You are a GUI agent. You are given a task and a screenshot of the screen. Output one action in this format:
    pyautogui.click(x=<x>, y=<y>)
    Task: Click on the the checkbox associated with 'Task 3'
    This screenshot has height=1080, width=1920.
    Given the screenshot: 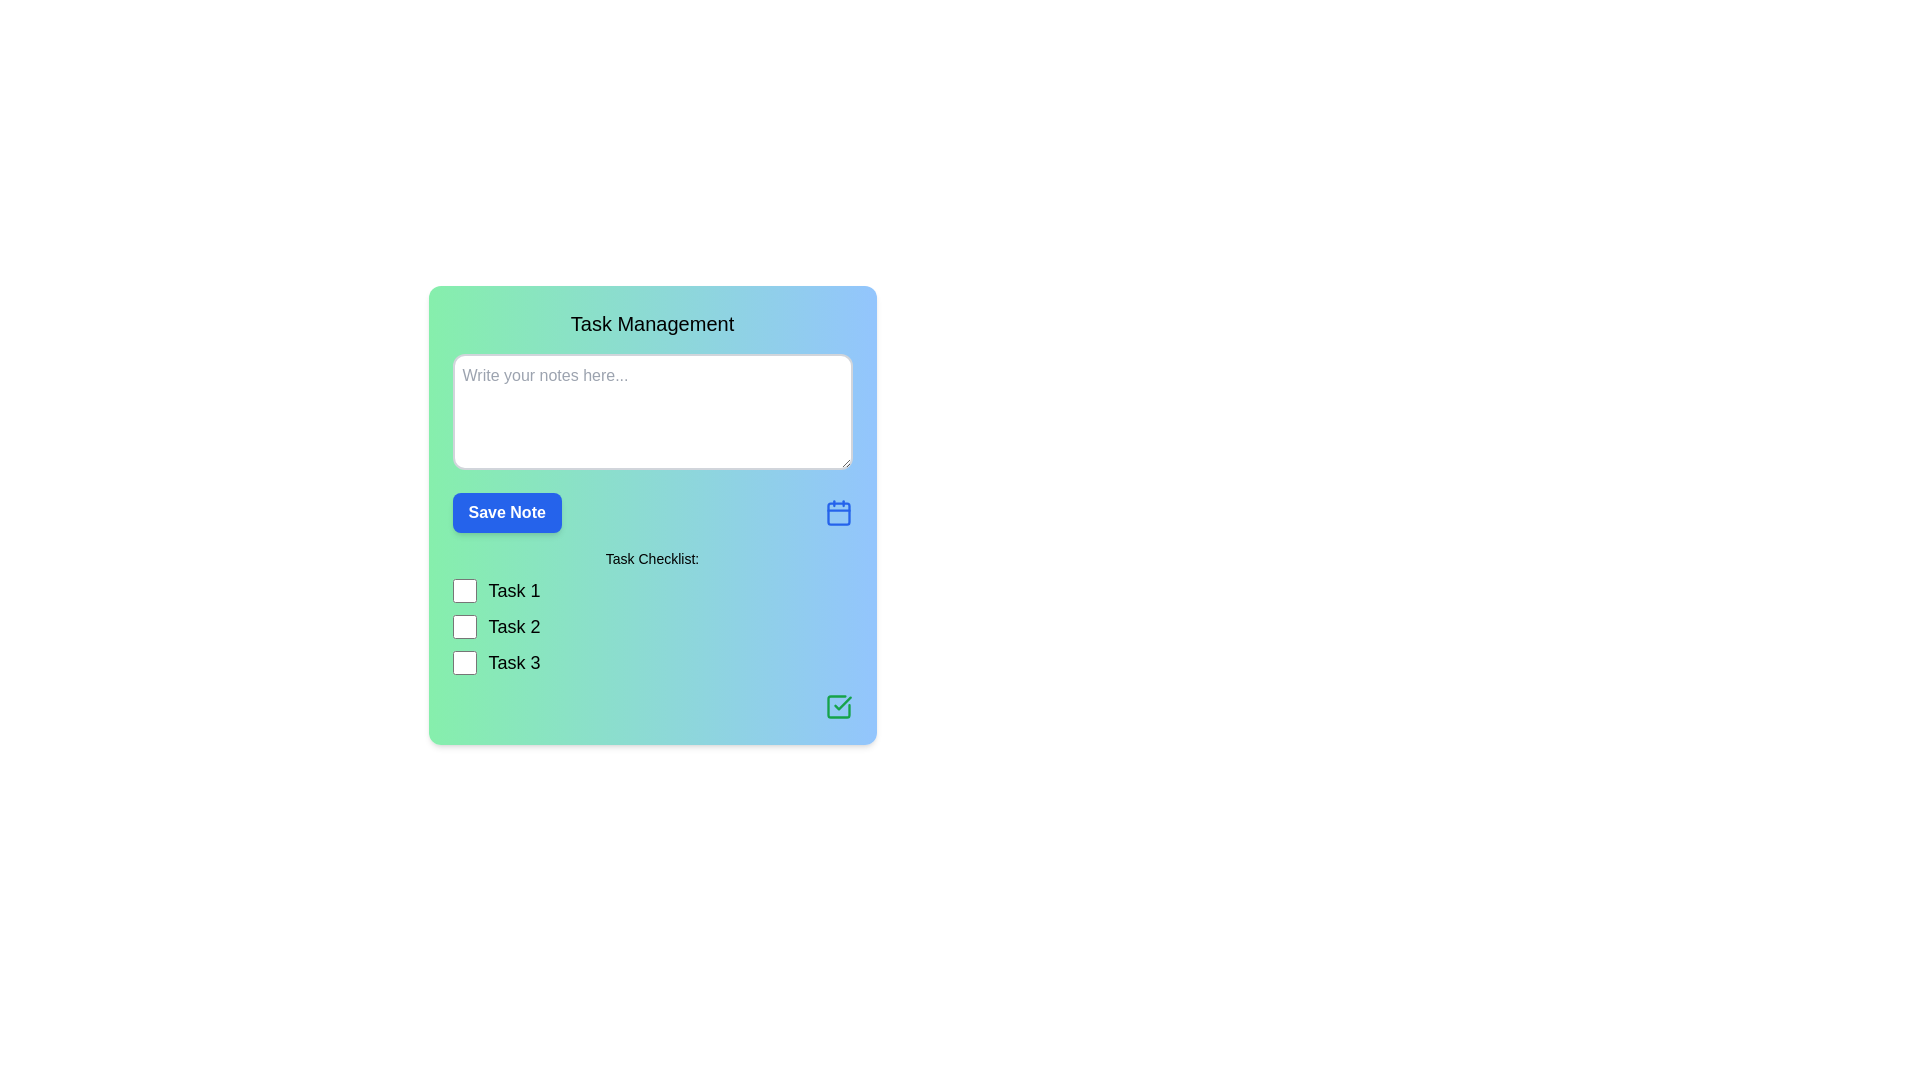 What is the action you would take?
    pyautogui.click(x=463, y=663)
    